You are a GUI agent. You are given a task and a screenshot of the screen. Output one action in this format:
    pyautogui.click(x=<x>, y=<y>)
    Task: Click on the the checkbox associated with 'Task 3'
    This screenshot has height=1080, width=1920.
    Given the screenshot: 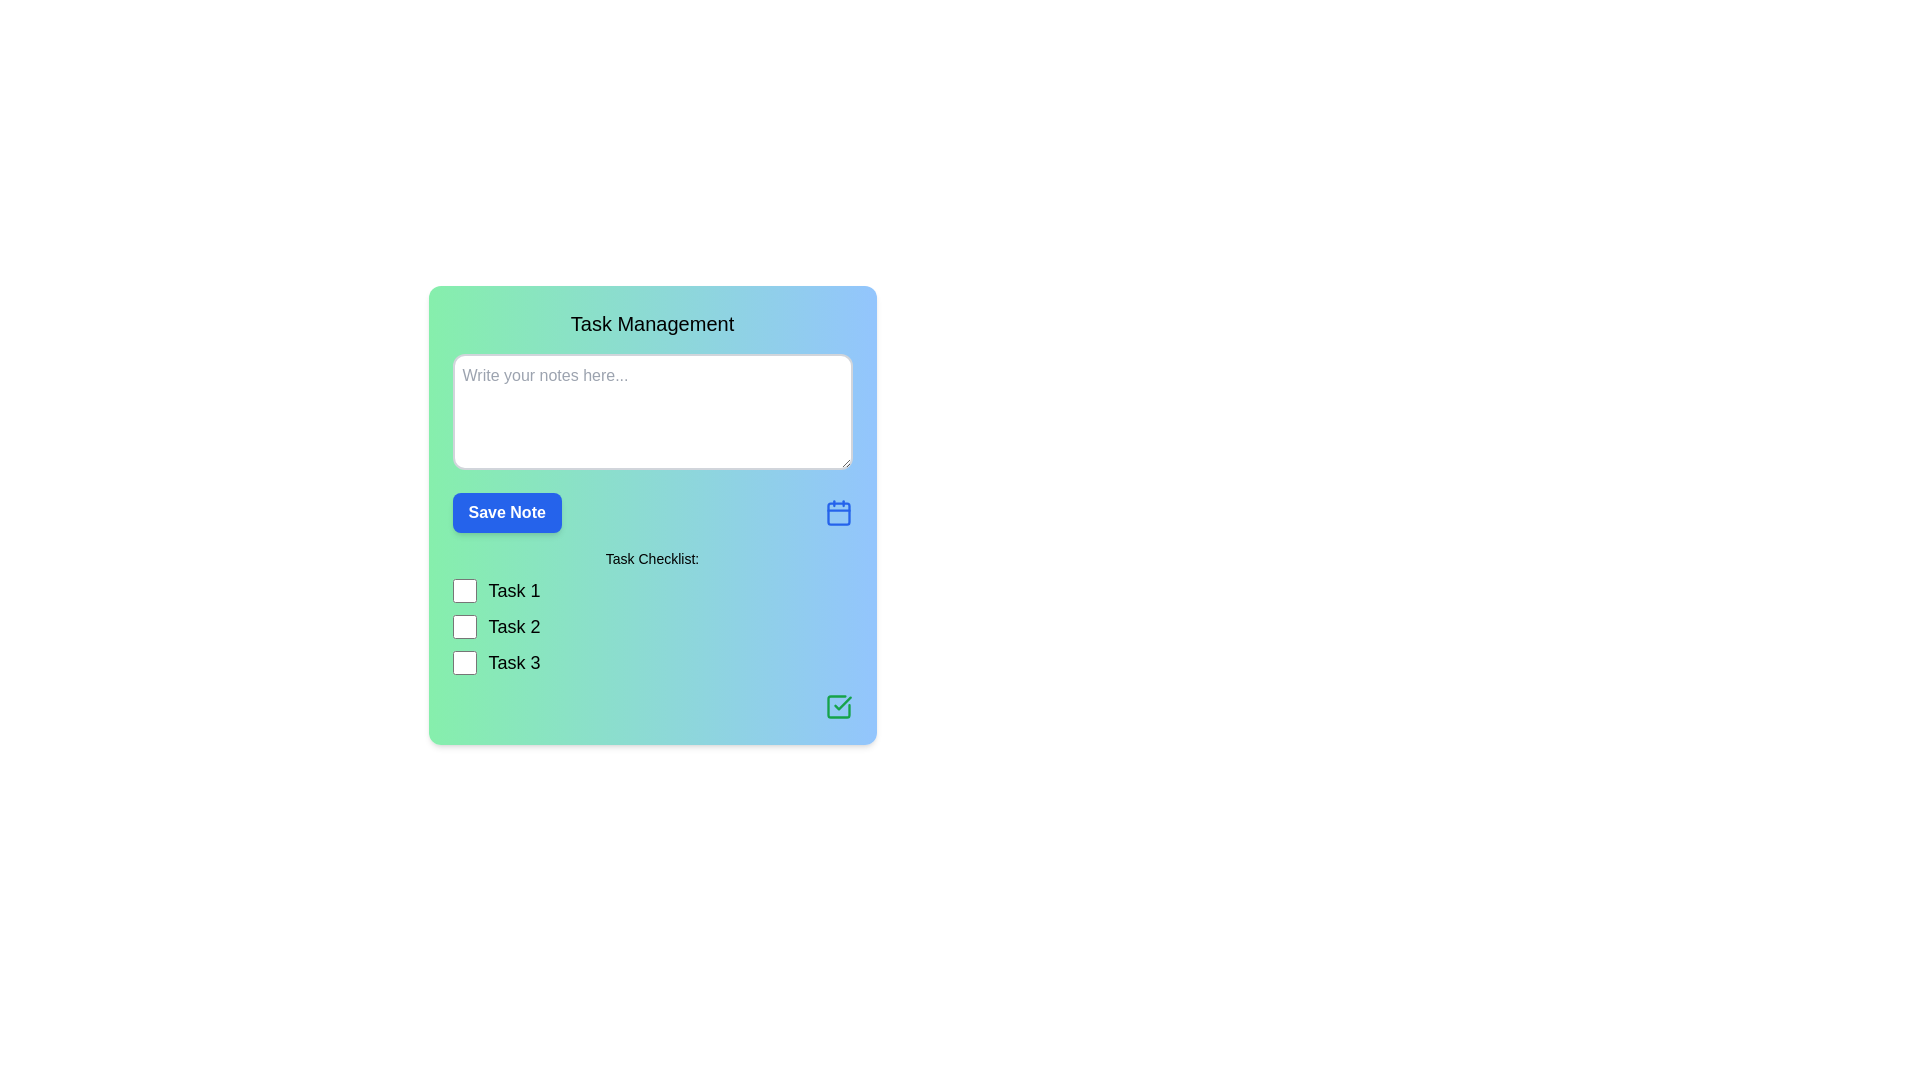 What is the action you would take?
    pyautogui.click(x=463, y=663)
    